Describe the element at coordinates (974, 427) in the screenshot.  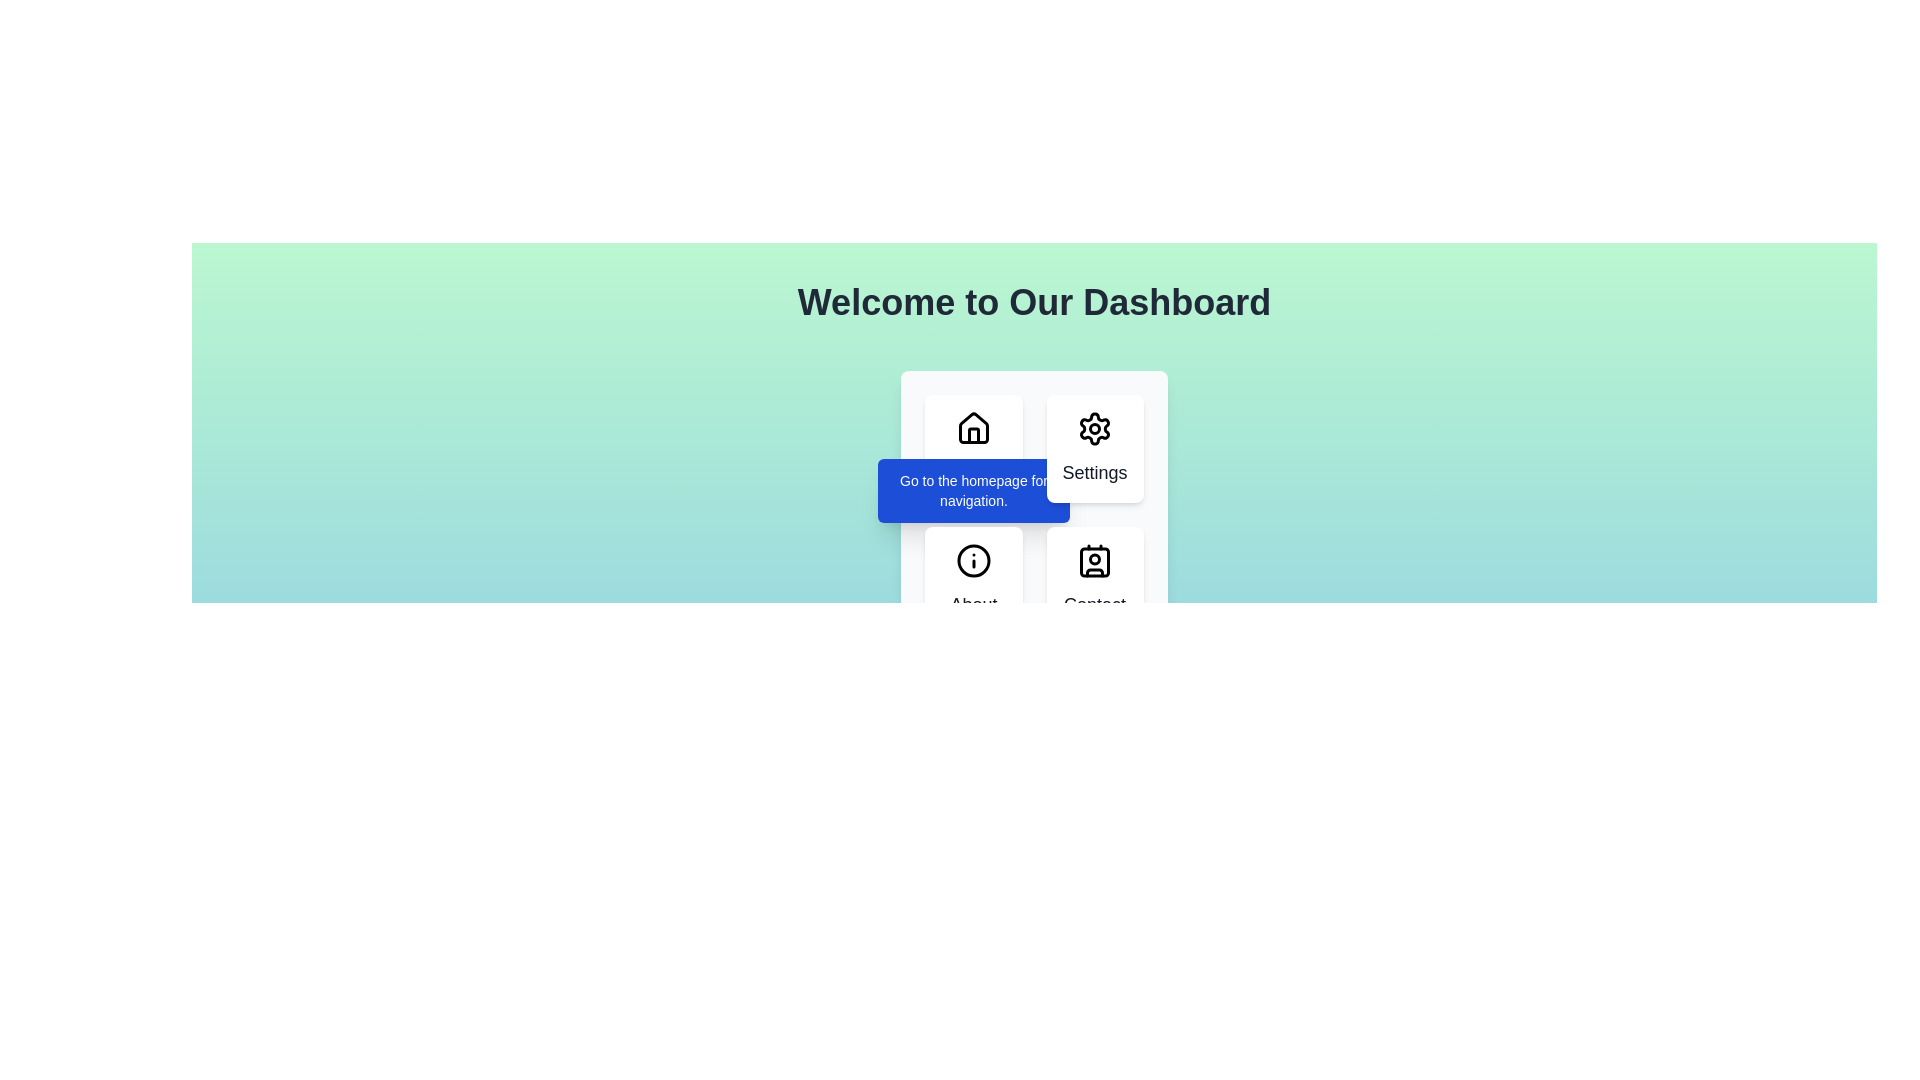
I see `the home icon located in the top-left button of the square button grid below the 'Welcome to Our Dashboard' heading` at that location.